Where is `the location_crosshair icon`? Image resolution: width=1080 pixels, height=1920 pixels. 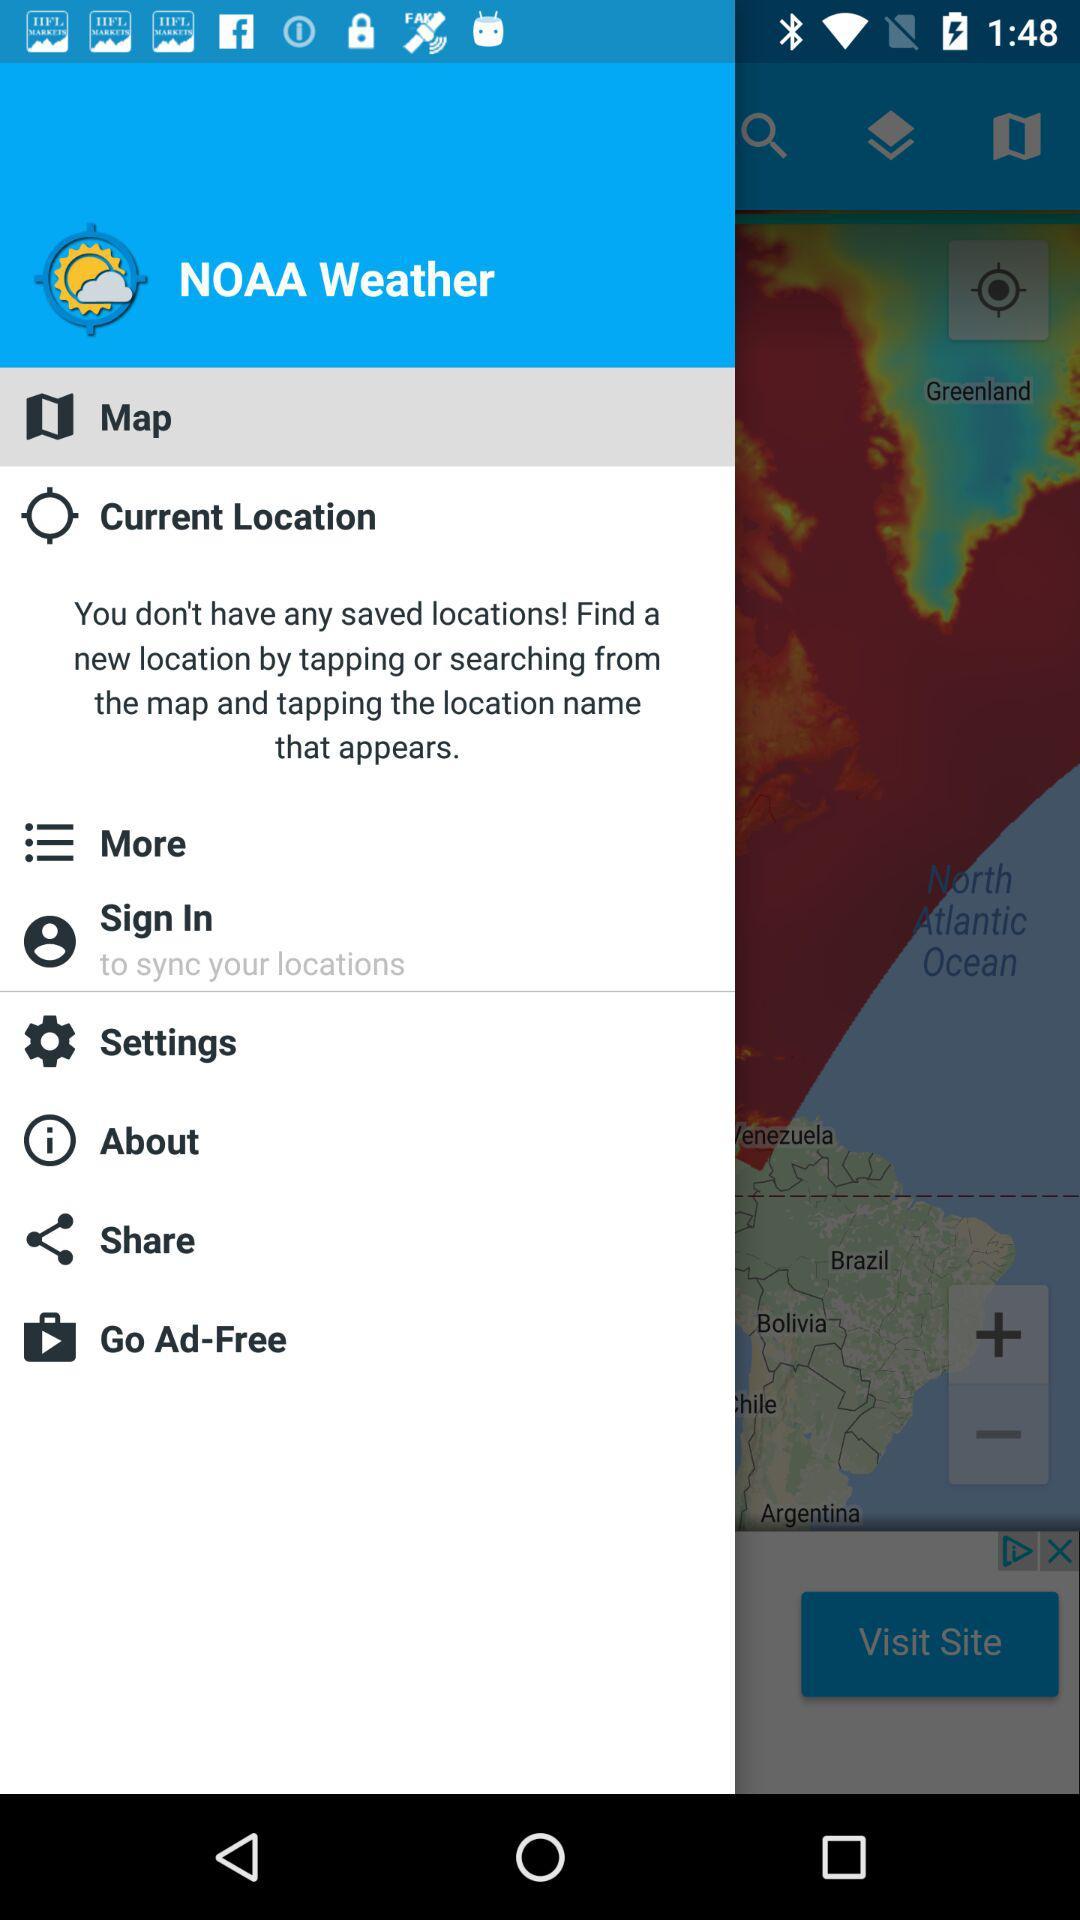
the location_crosshair icon is located at coordinates (998, 290).